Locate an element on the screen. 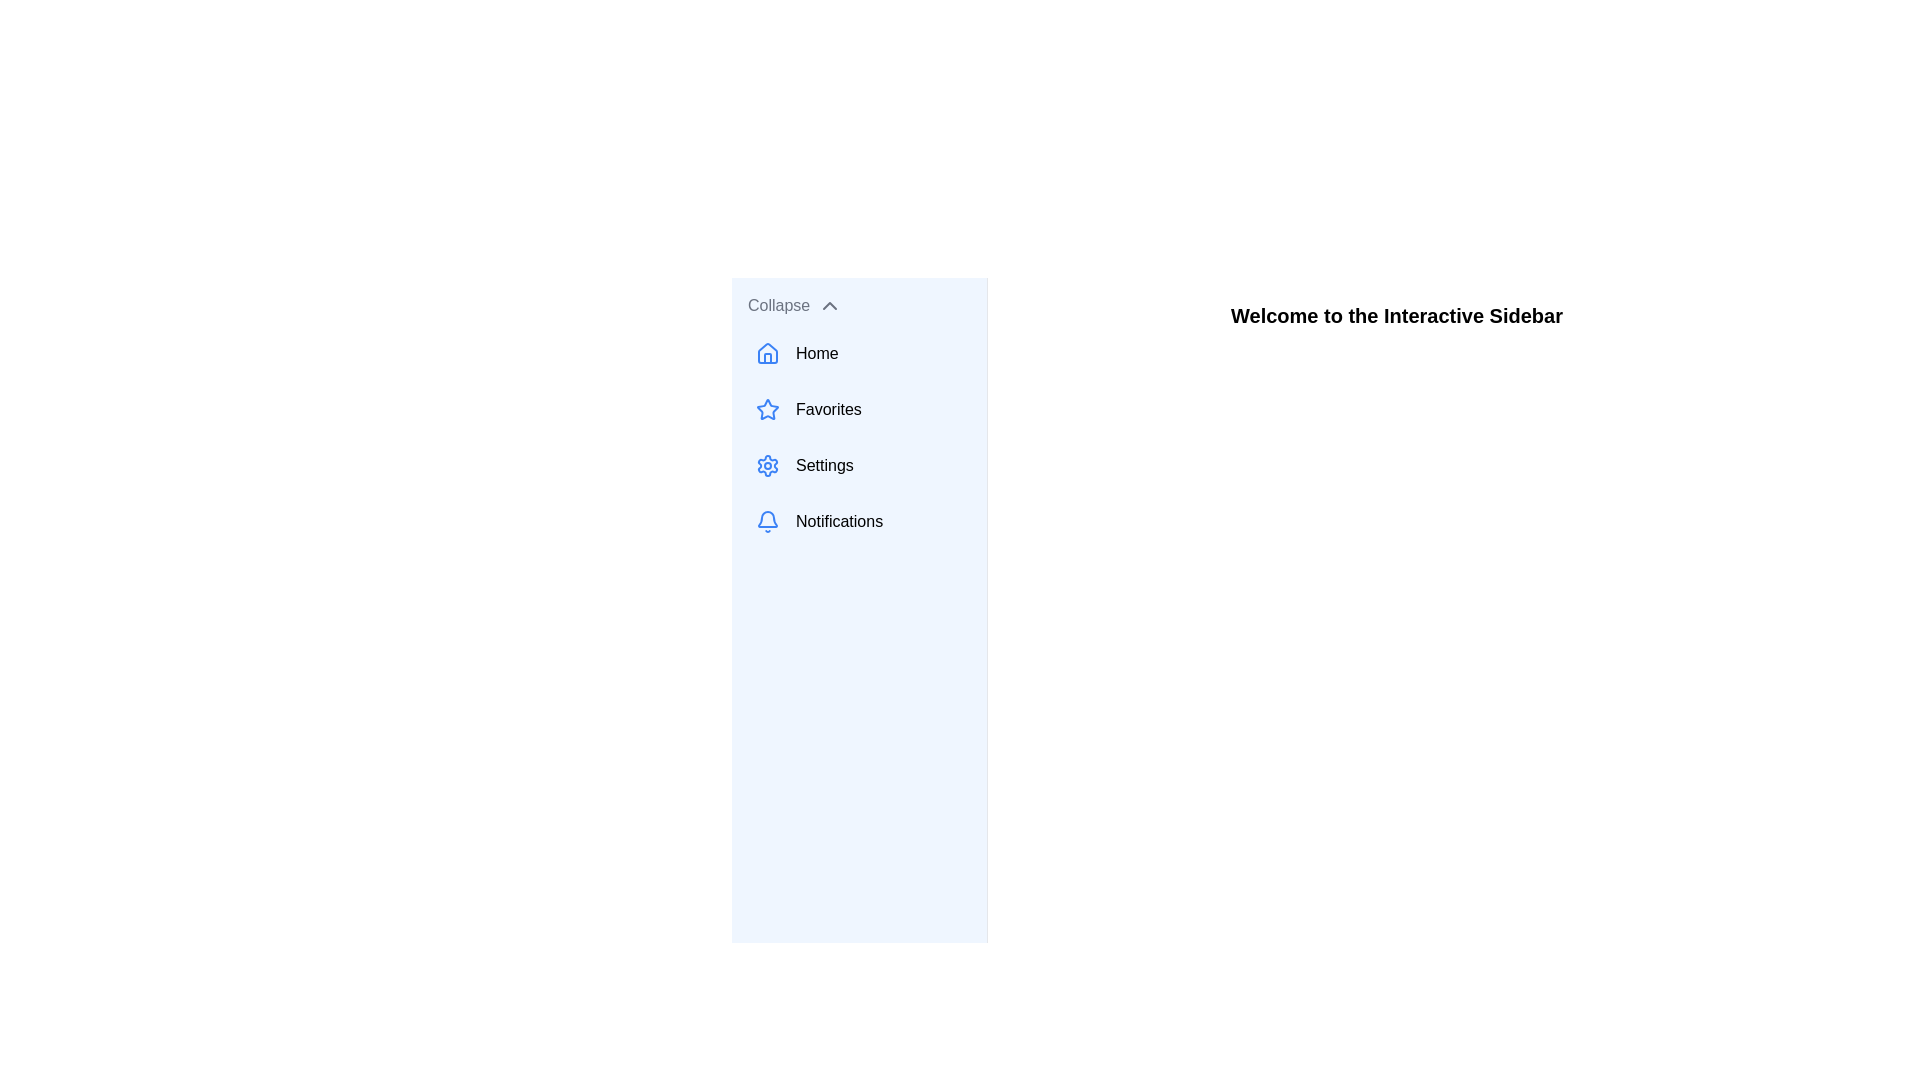  the 'Settings' text label in the vertical menu is located at coordinates (824, 466).